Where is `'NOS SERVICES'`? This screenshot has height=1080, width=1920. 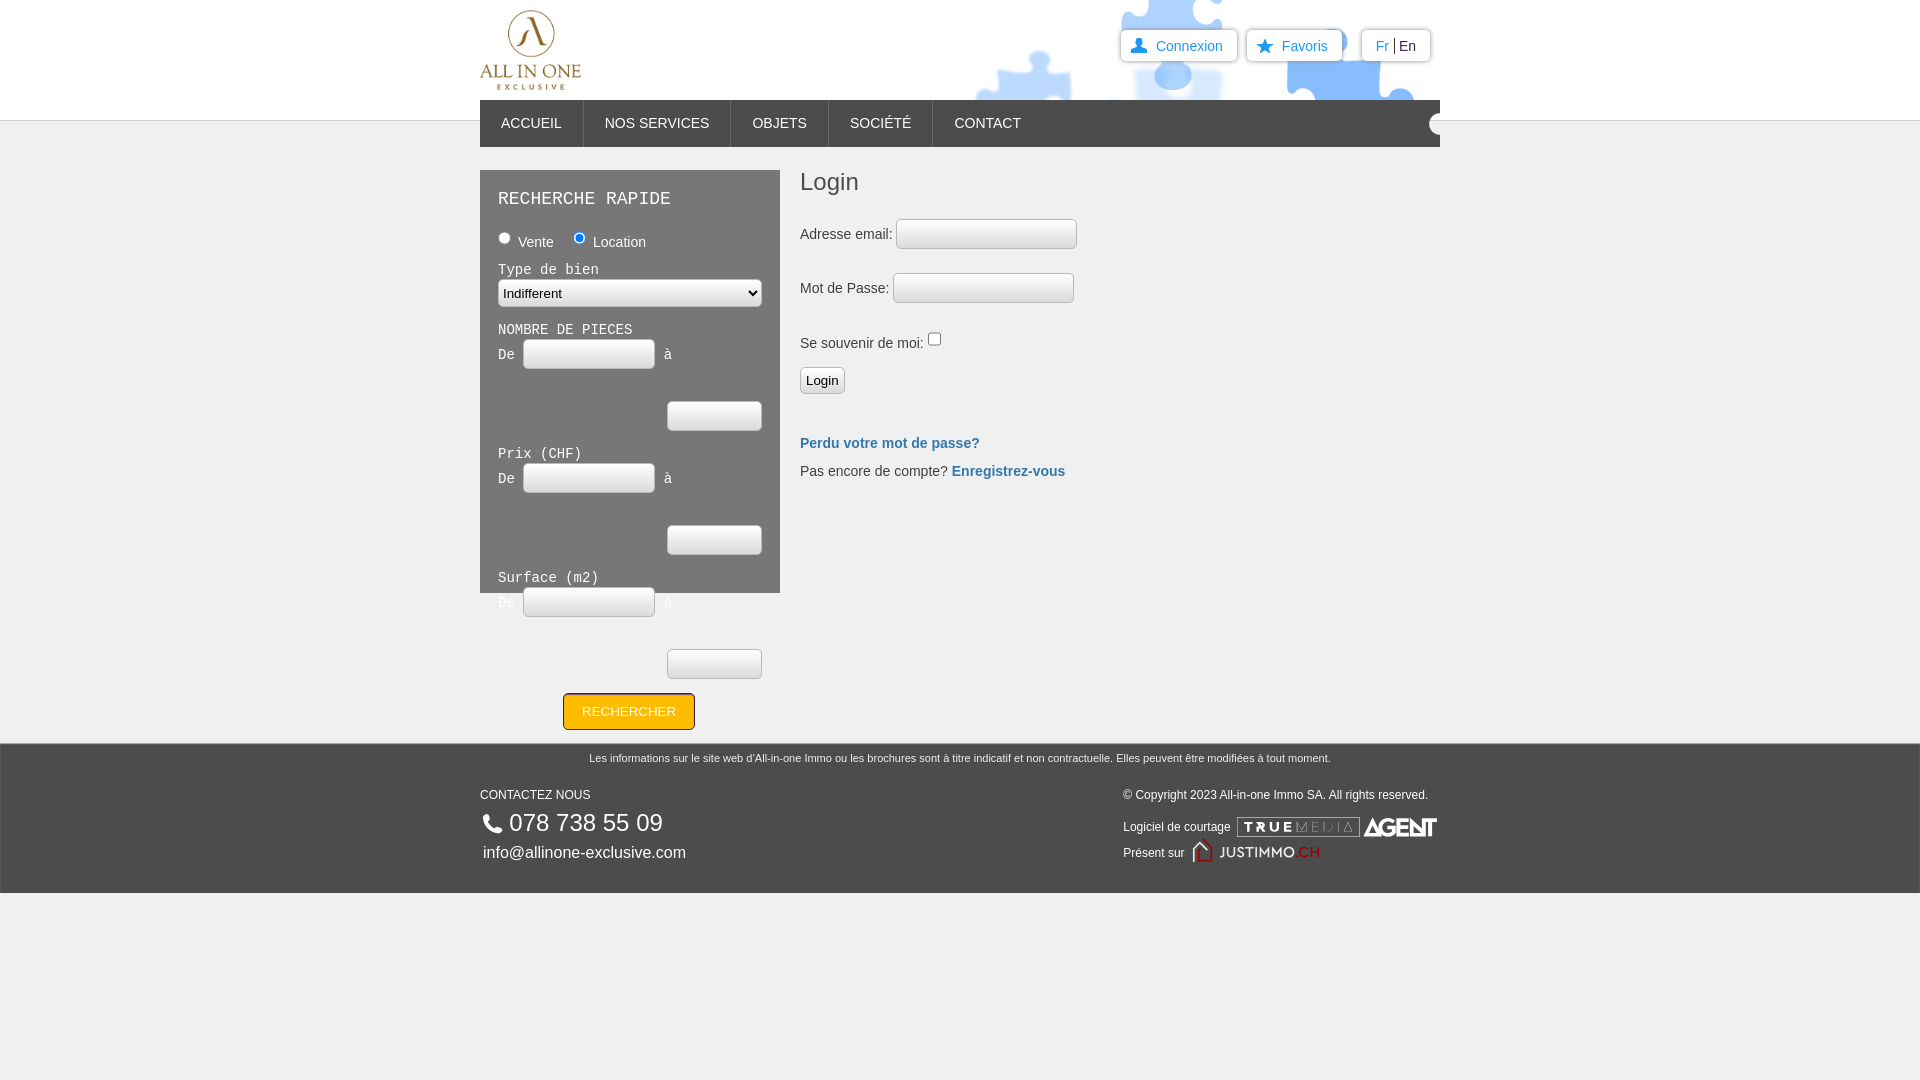
'NOS SERVICES' is located at coordinates (657, 123).